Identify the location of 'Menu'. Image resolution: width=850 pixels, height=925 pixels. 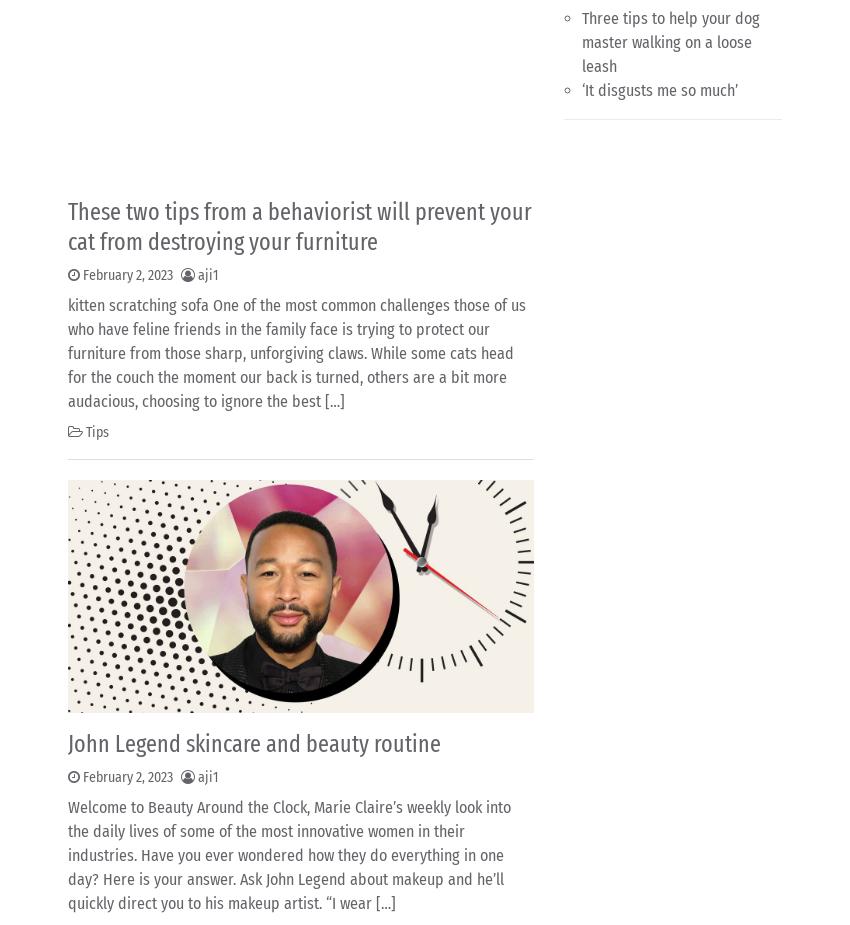
(92, 858).